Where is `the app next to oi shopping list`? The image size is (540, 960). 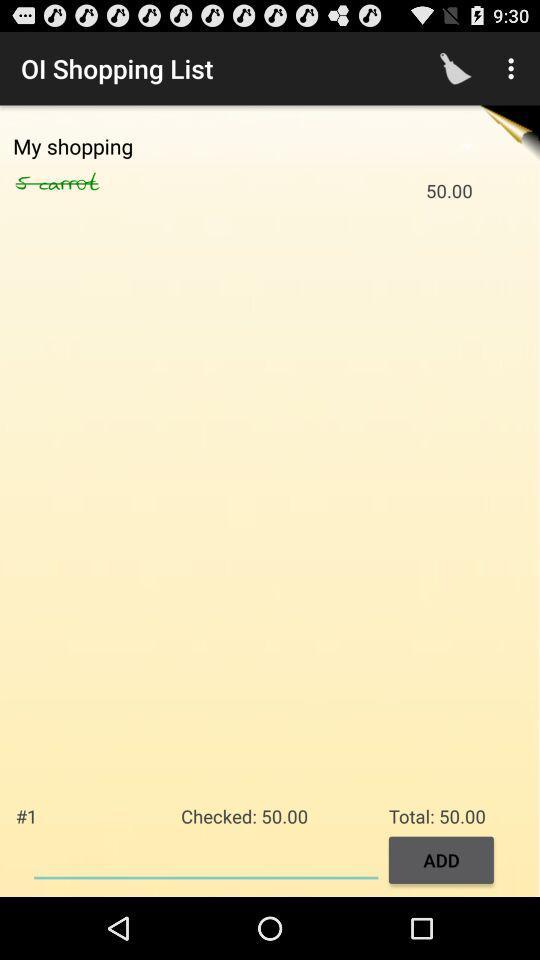 the app next to oi shopping list is located at coordinates (455, 68).